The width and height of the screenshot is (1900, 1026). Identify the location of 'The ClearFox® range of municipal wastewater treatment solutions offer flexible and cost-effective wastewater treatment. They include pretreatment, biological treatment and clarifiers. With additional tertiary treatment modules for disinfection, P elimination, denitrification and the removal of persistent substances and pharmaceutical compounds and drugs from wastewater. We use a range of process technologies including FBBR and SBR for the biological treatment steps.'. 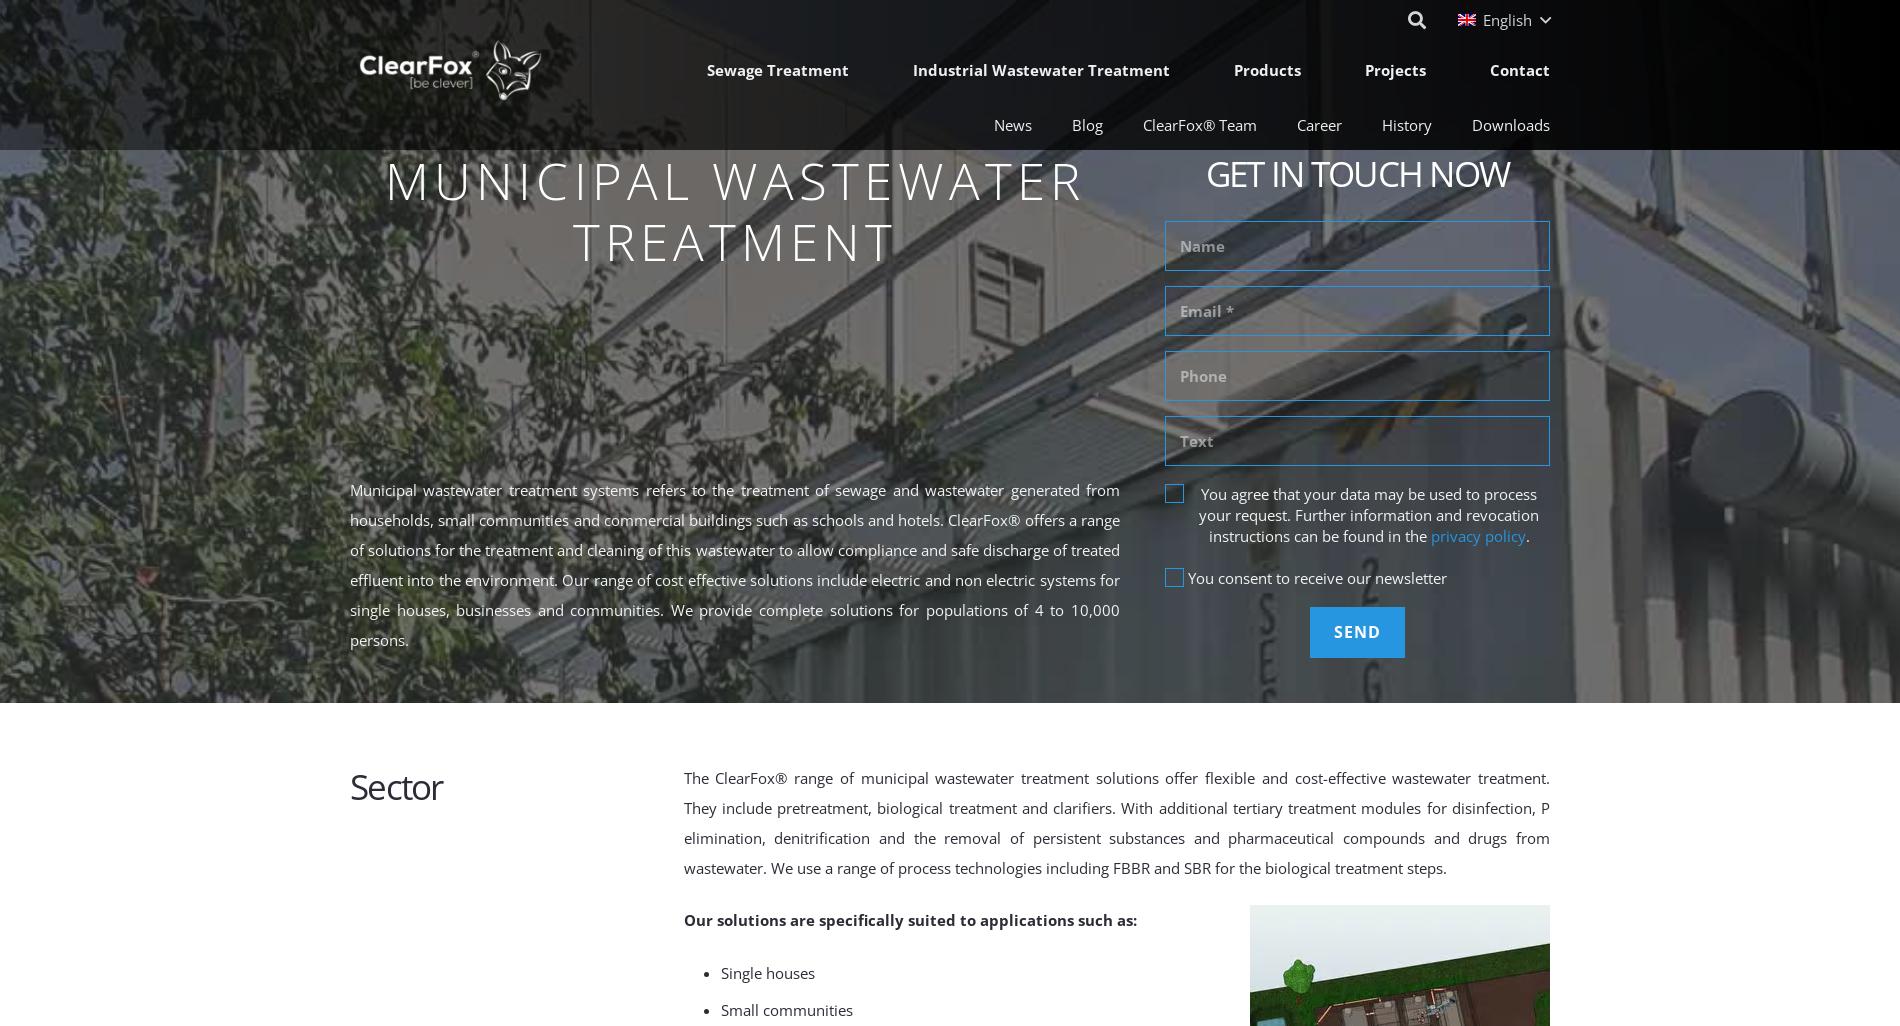
(1116, 822).